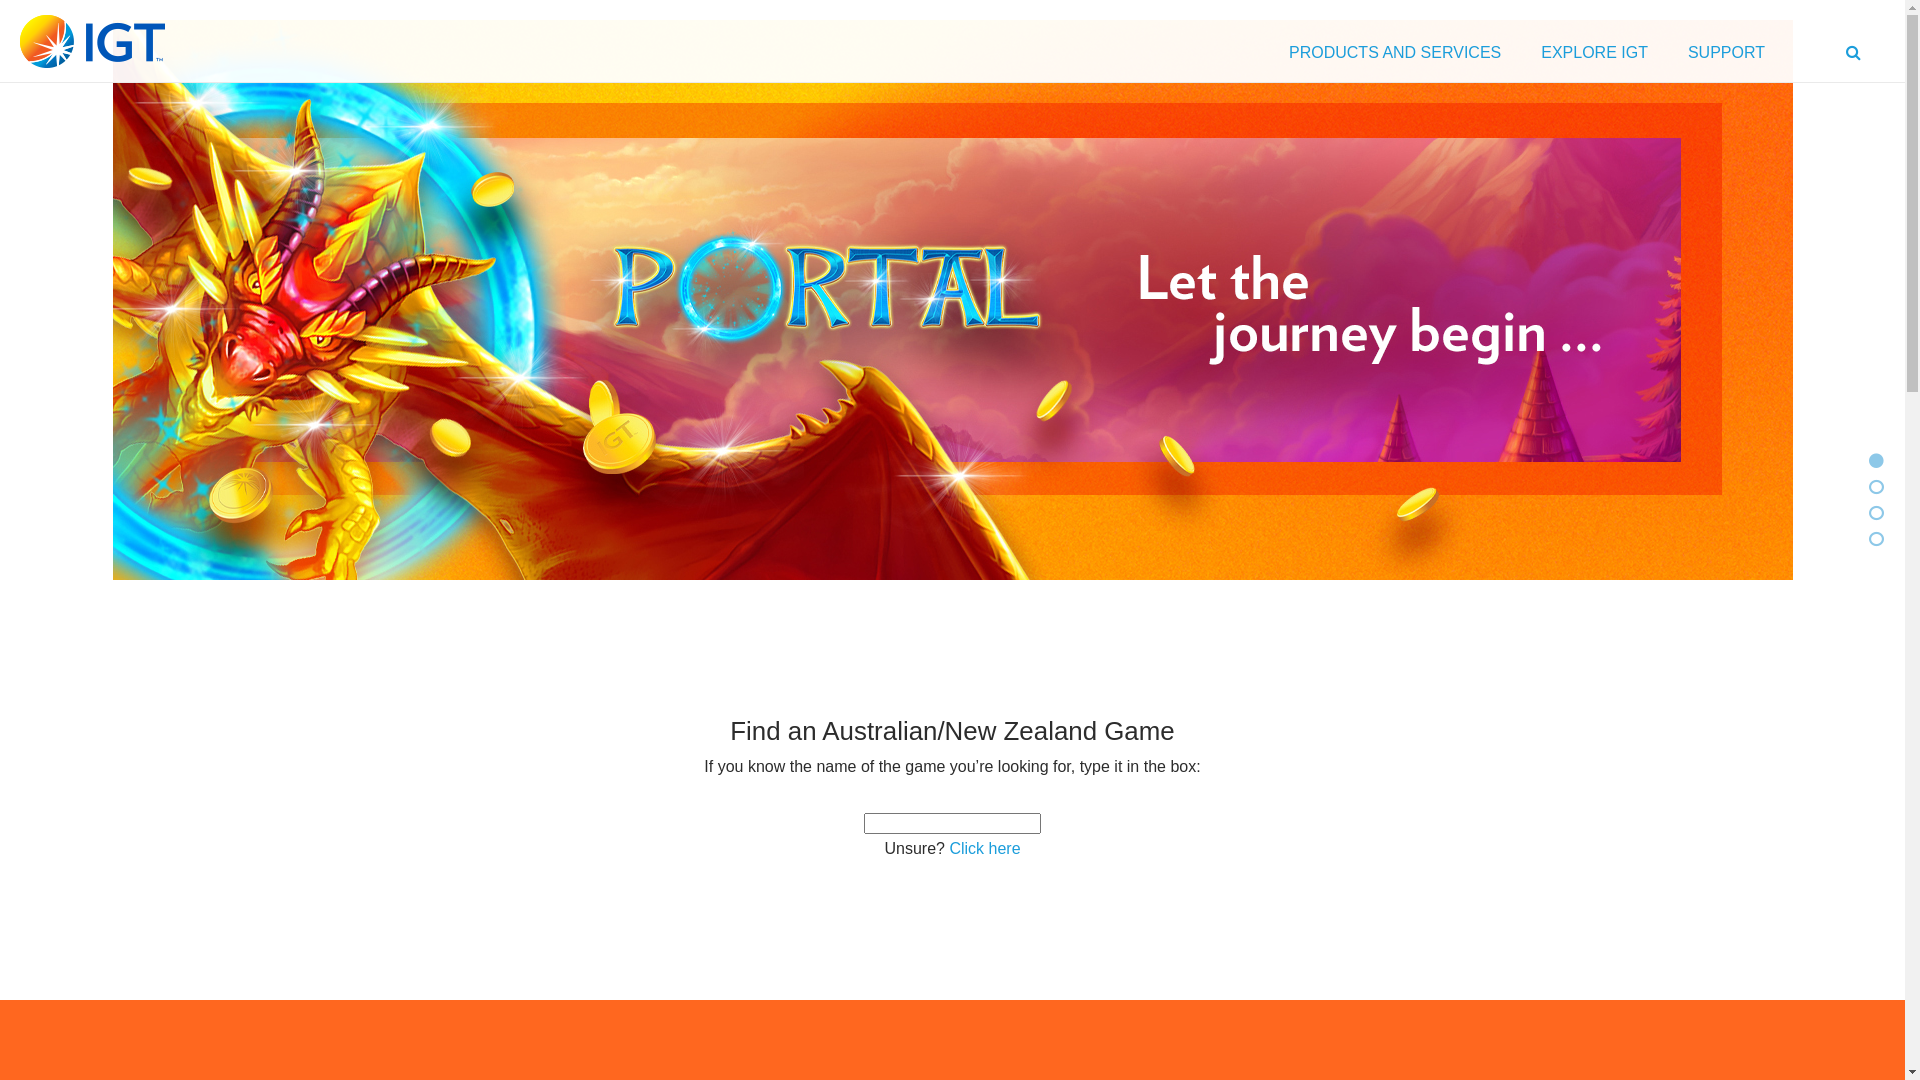 The width and height of the screenshot is (1920, 1080). What do you see at coordinates (984, 848) in the screenshot?
I see `'Click here'` at bounding box center [984, 848].